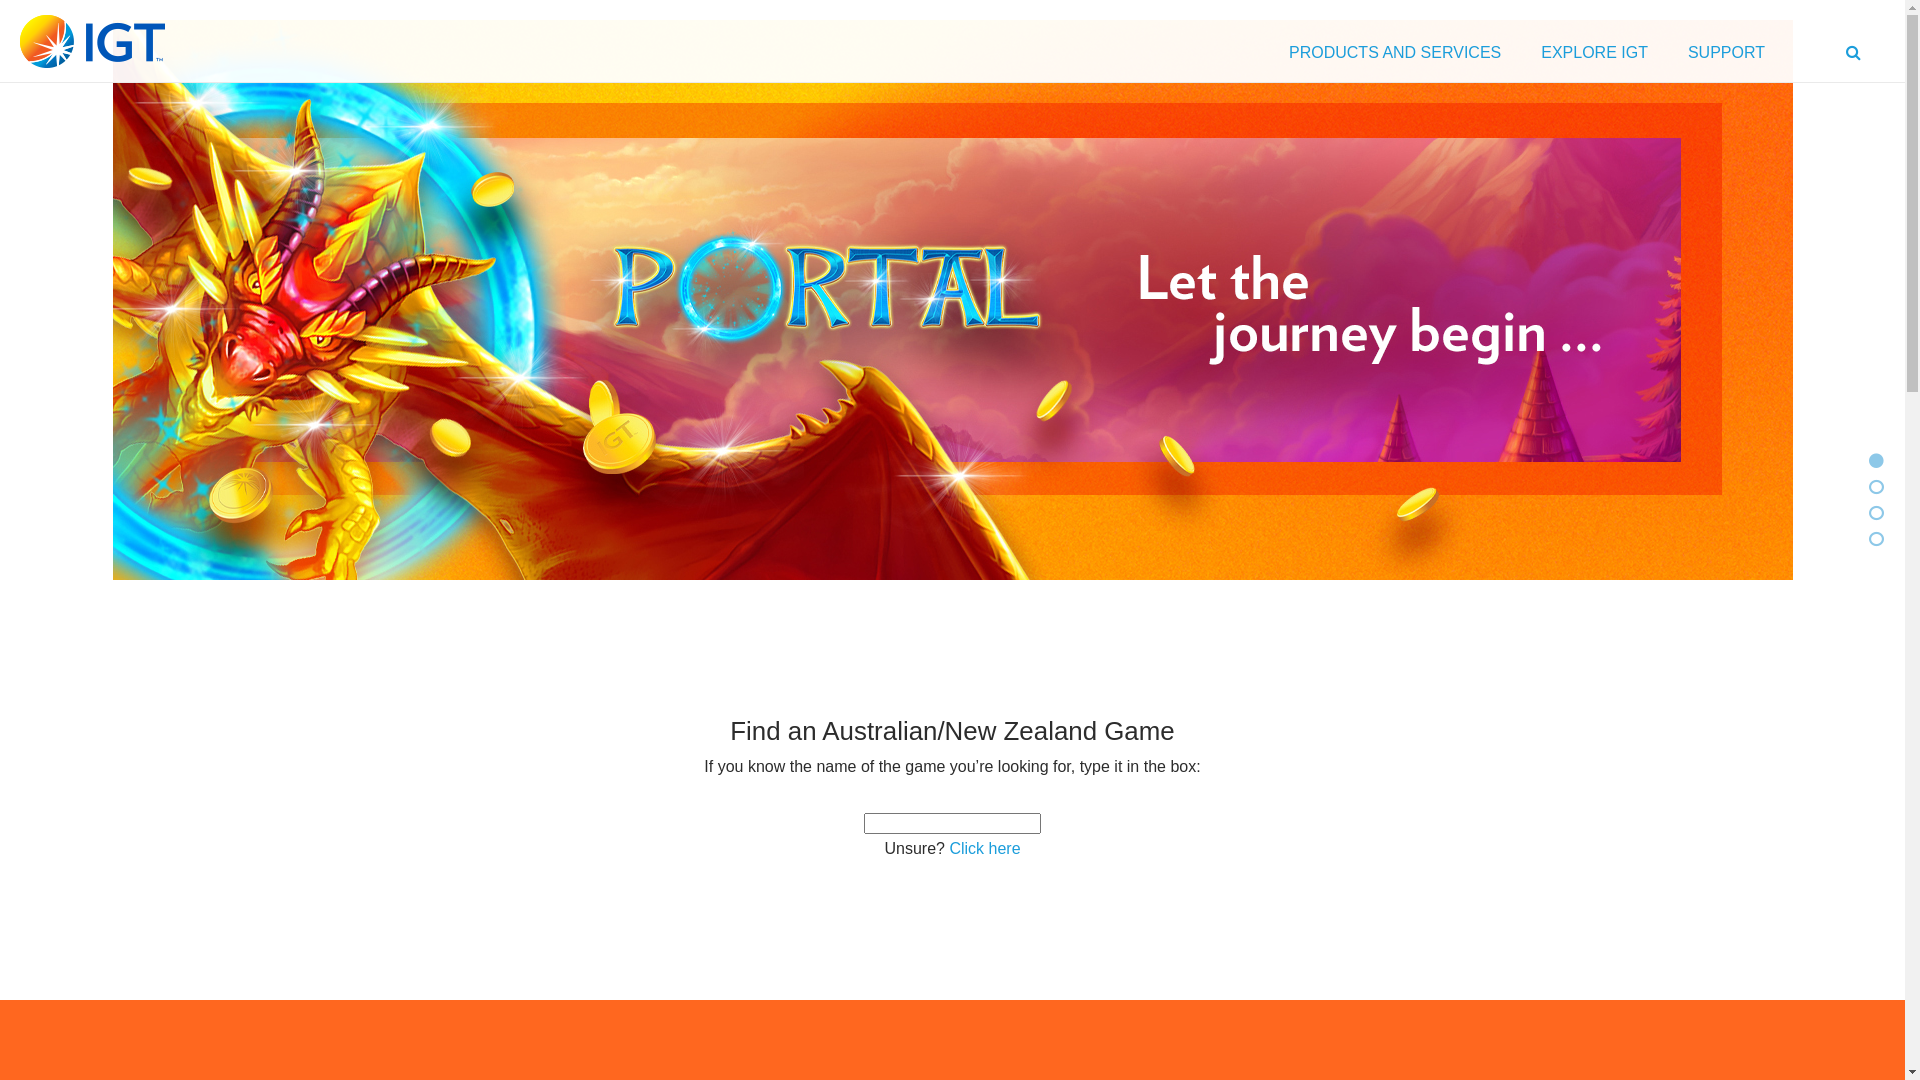 The width and height of the screenshot is (1920, 1080). What do you see at coordinates (984, 848) in the screenshot?
I see `'Click here'` at bounding box center [984, 848].